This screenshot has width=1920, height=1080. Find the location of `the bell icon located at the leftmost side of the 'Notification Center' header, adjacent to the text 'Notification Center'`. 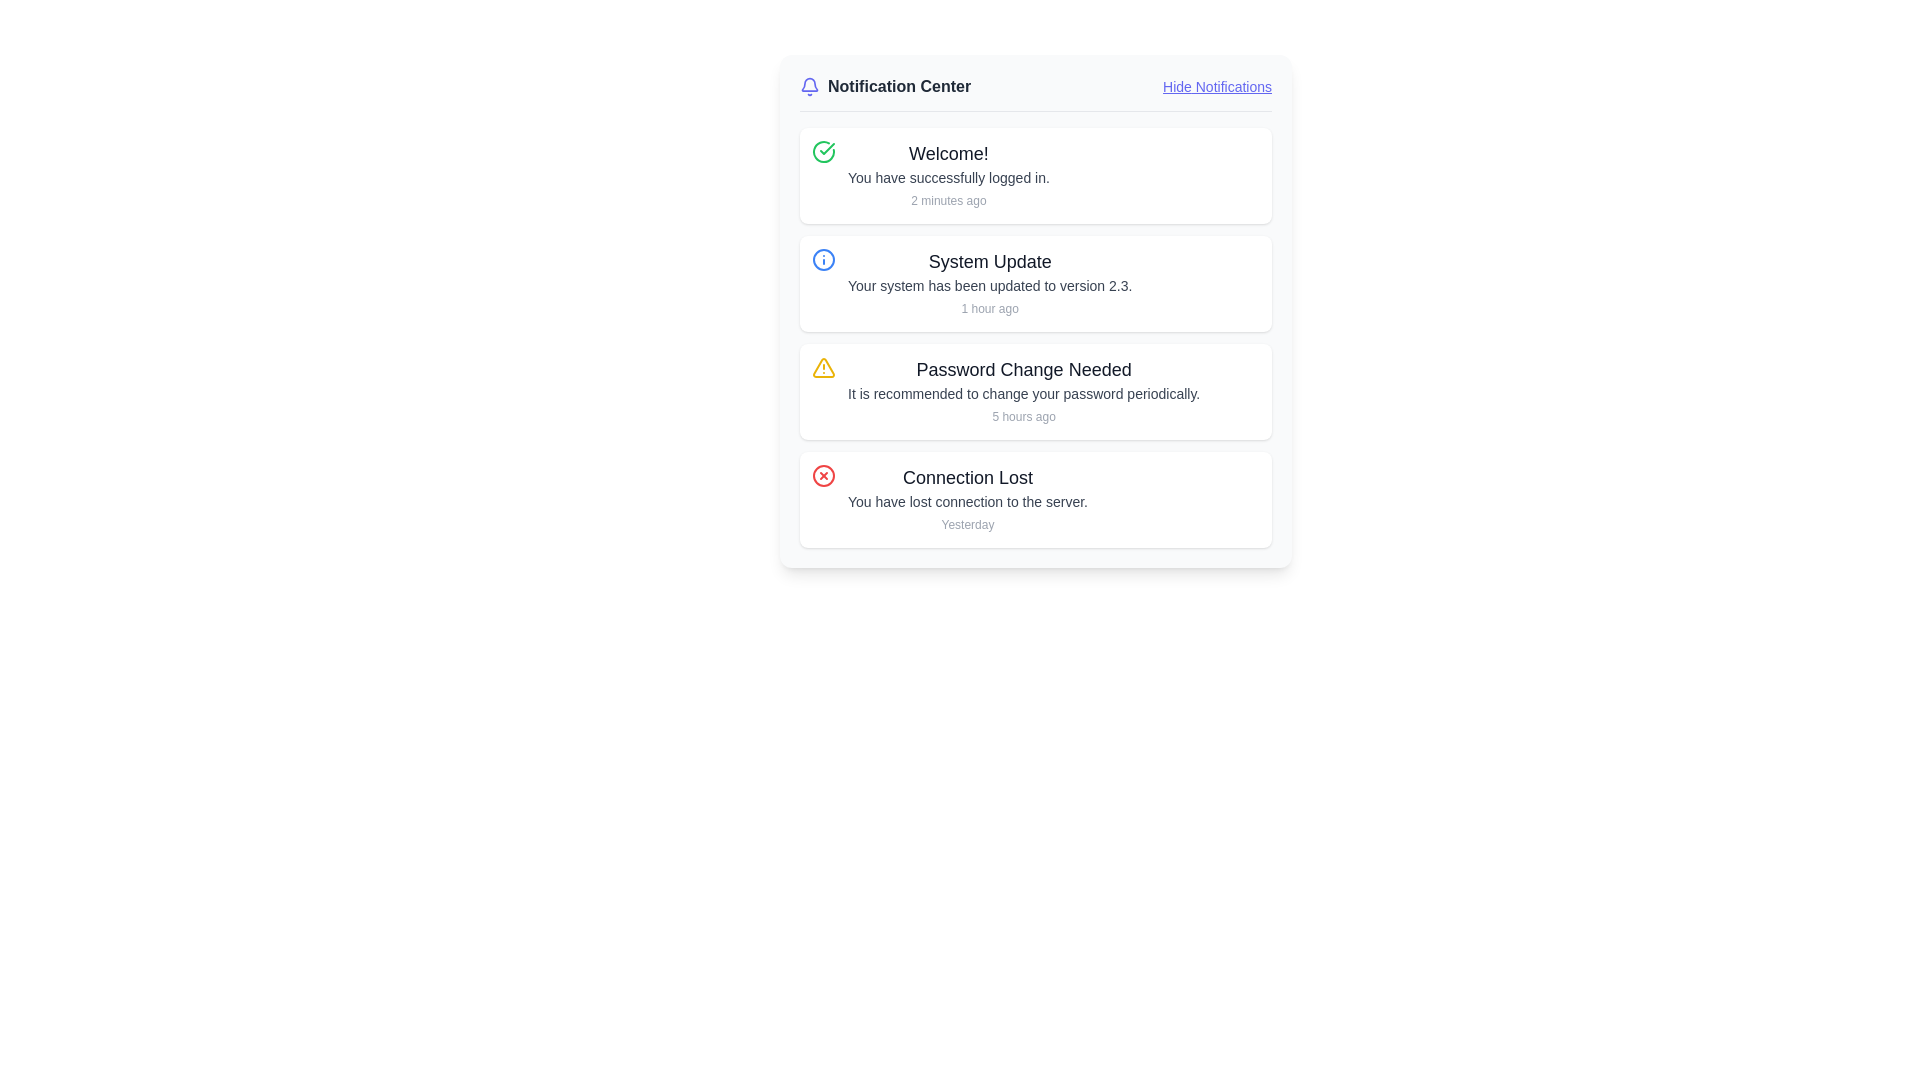

the bell icon located at the leftmost side of the 'Notification Center' header, adjacent to the text 'Notification Center' is located at coordinates (810, 86).